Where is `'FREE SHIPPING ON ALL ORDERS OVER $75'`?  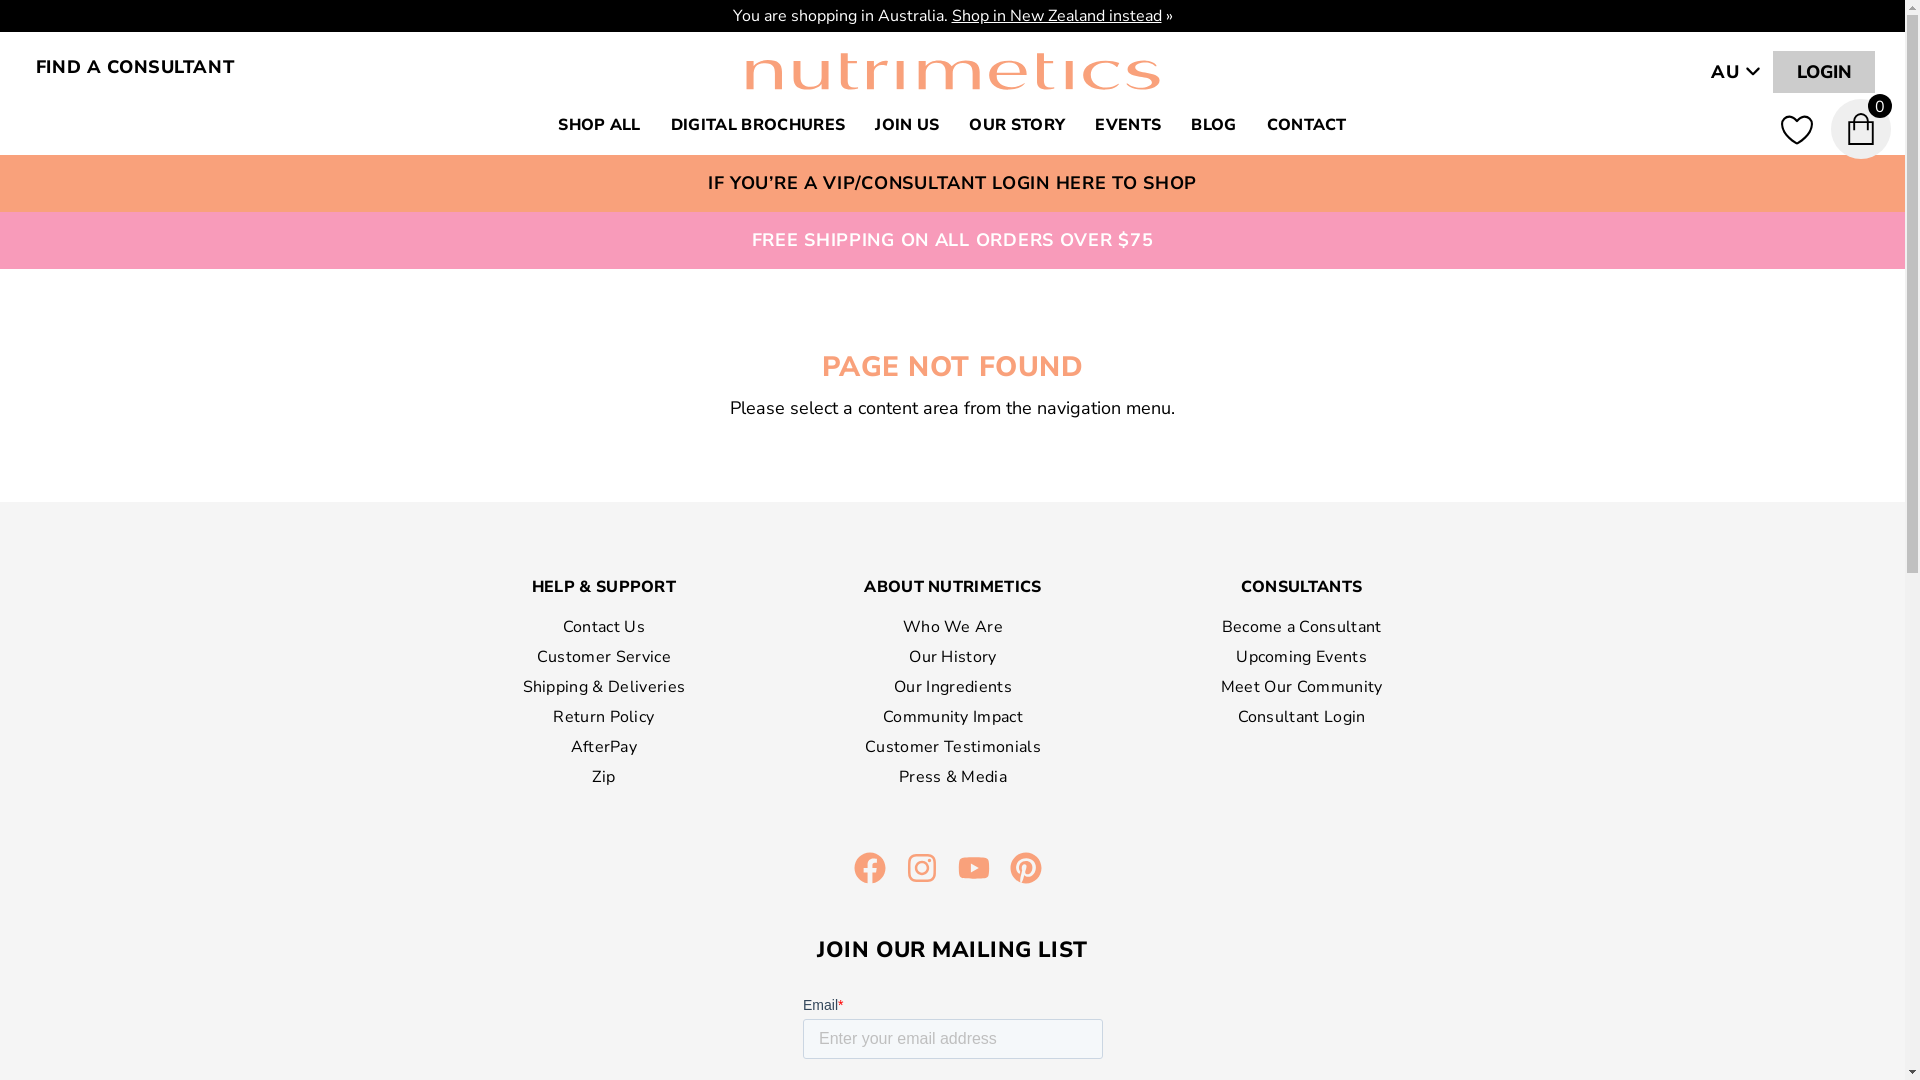
'FREE SHIPPING ON ALL ORDERS OVER $75' is located at coordinates (952, 238).